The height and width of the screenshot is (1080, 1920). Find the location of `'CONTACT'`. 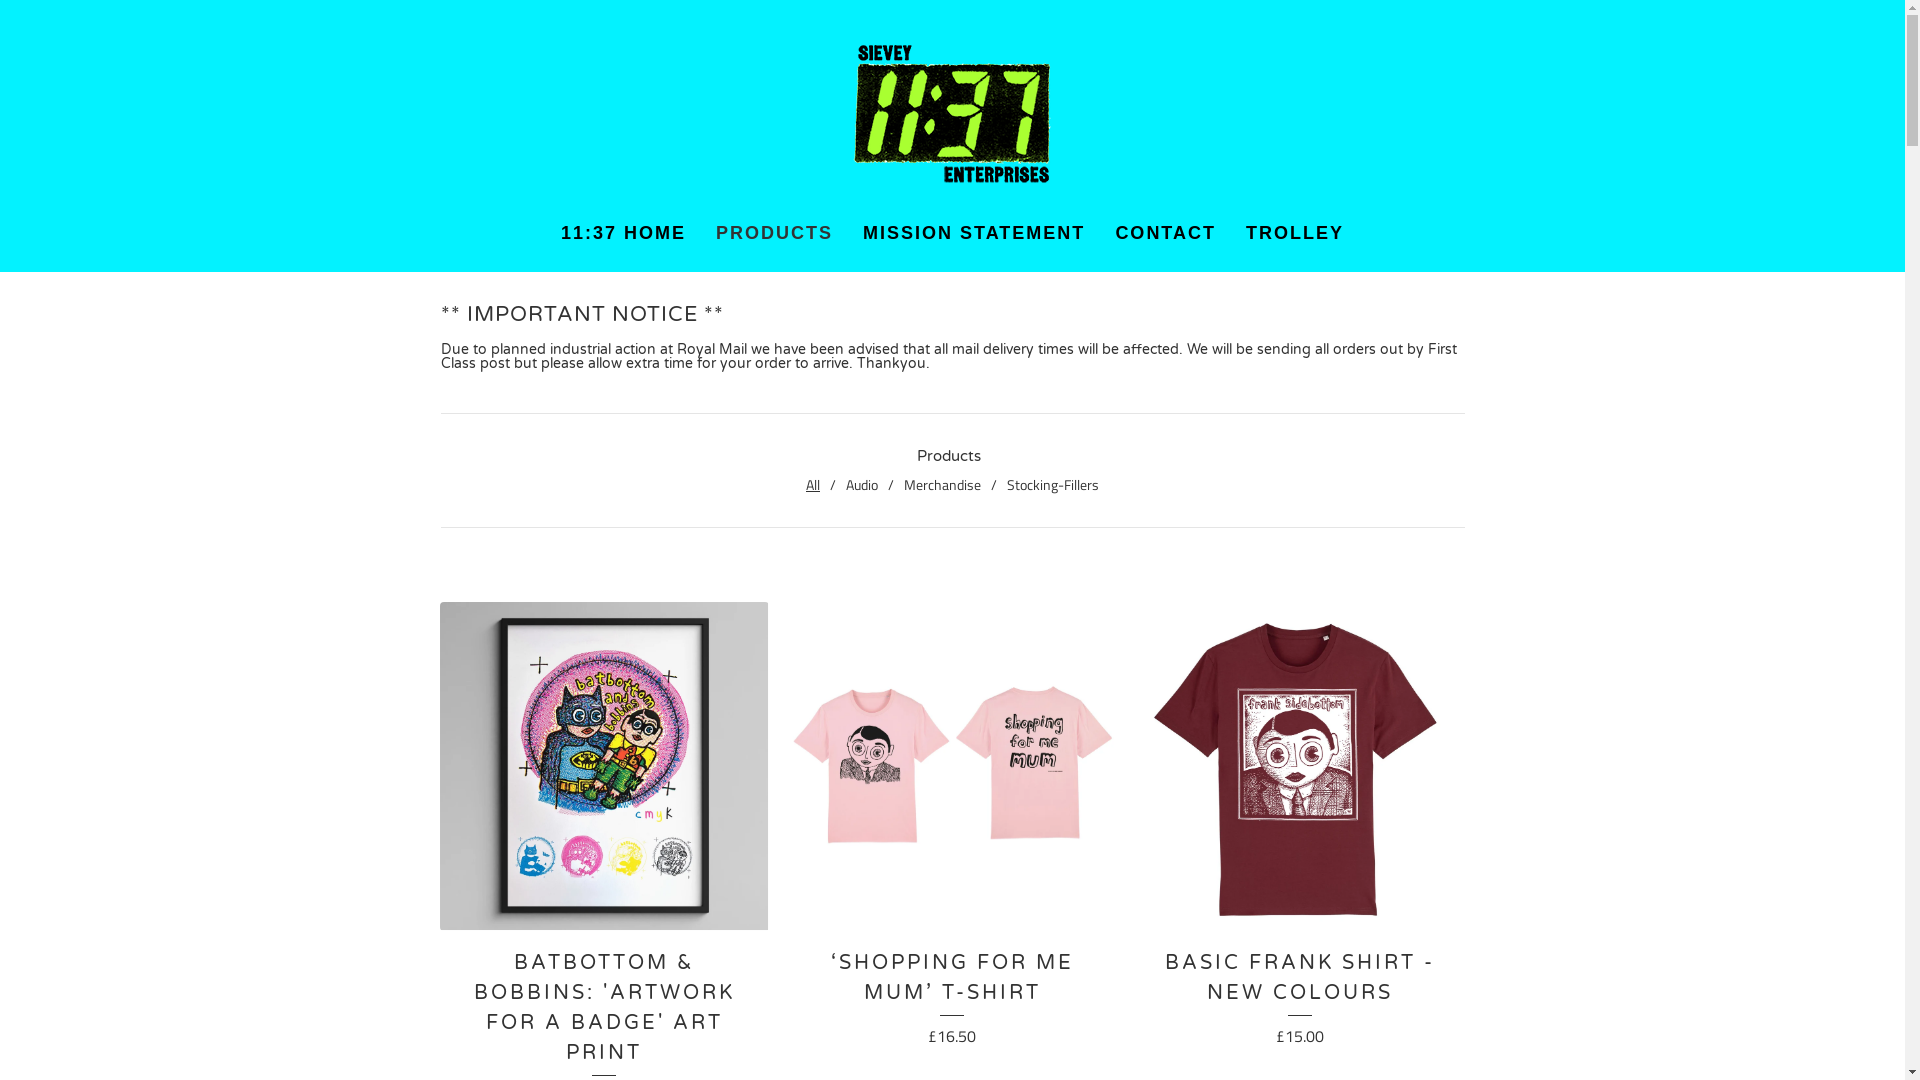

'CONTACT' is located at coordinates (1098, 231).